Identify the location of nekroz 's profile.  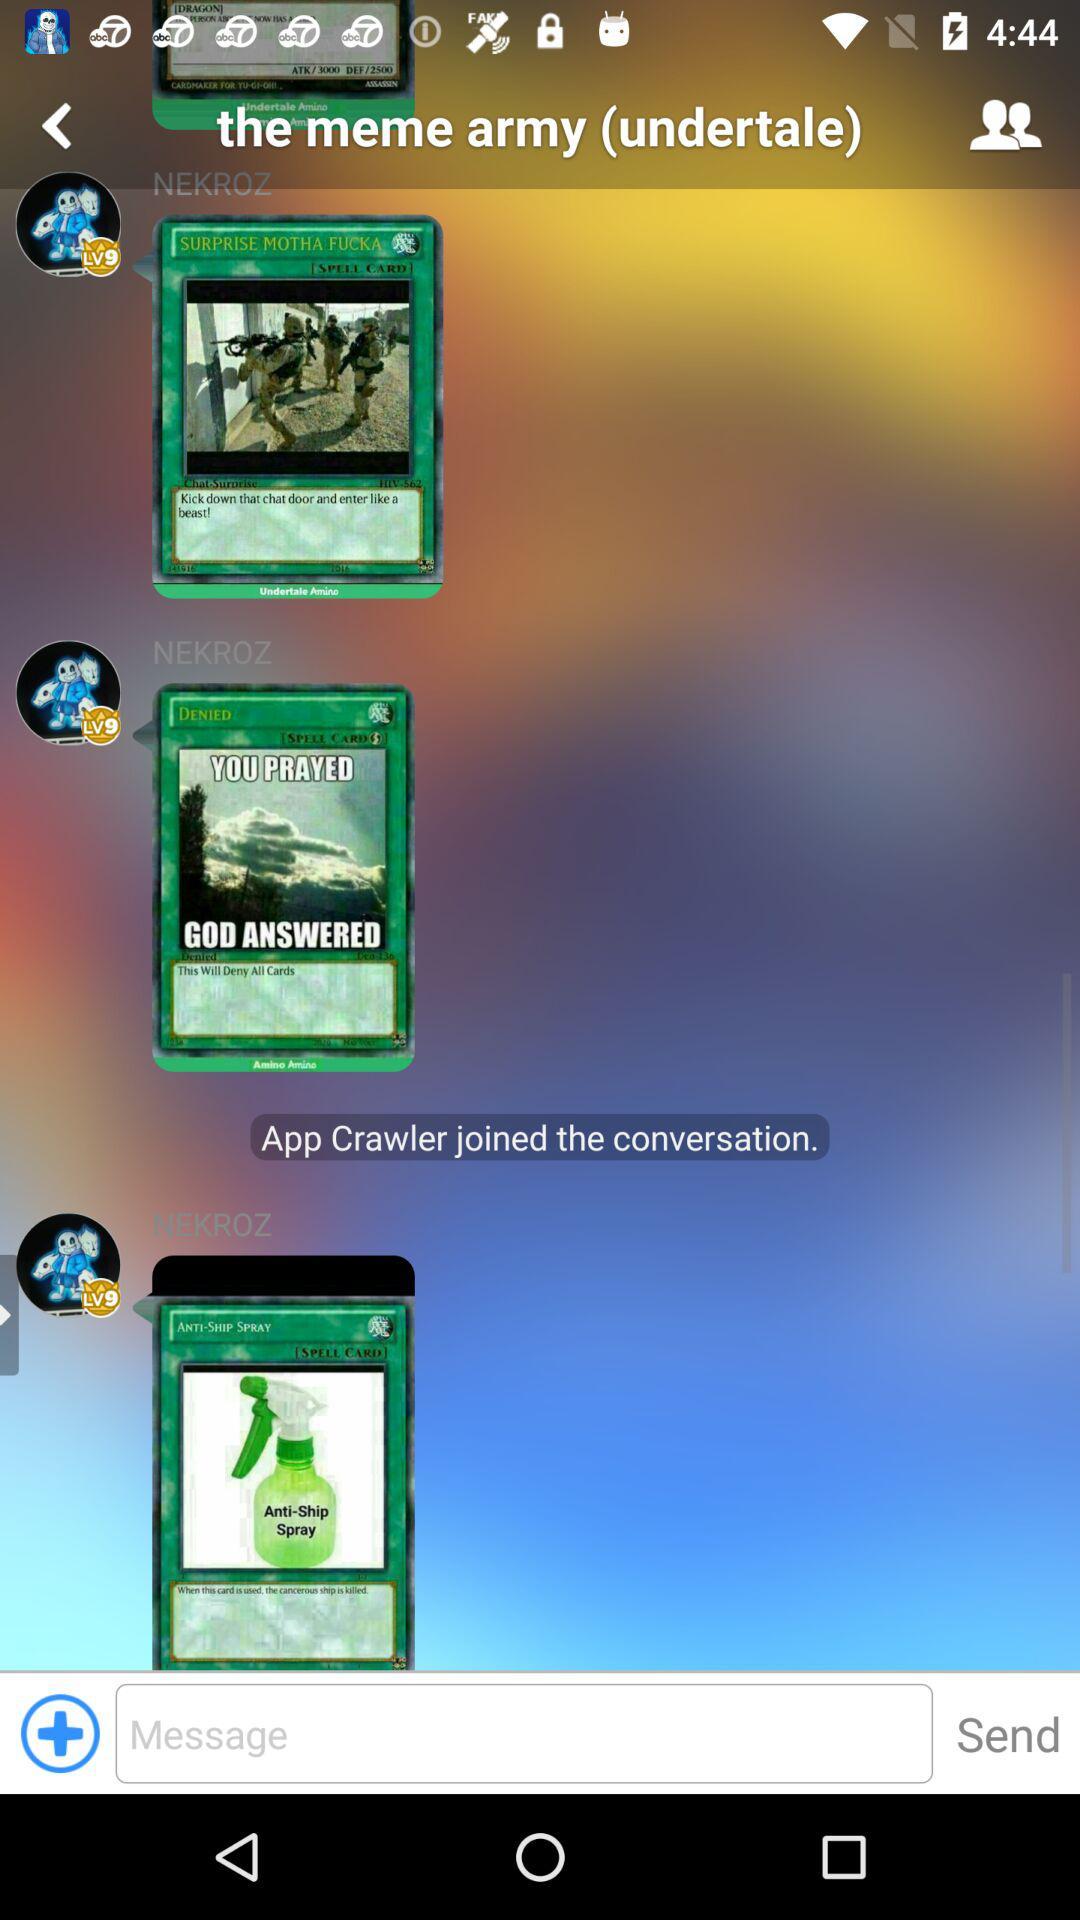
(67, 224).